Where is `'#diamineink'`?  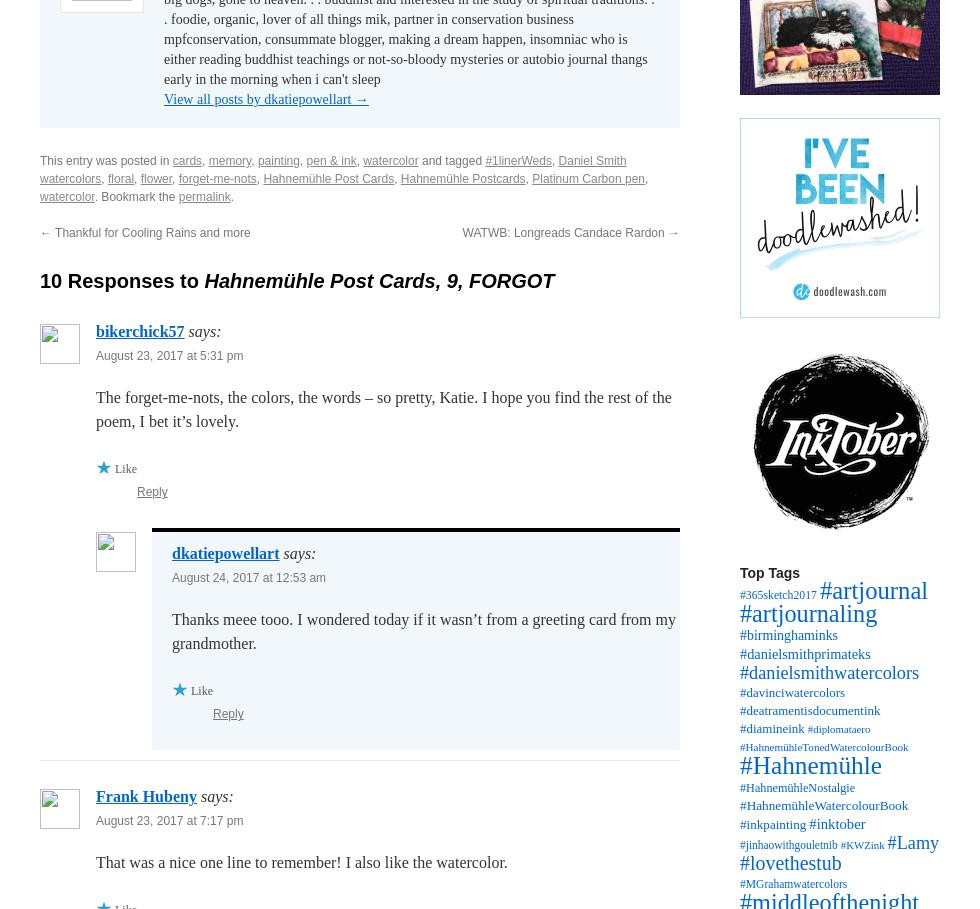 '#diamineink' is located at coordinates (772, 727).